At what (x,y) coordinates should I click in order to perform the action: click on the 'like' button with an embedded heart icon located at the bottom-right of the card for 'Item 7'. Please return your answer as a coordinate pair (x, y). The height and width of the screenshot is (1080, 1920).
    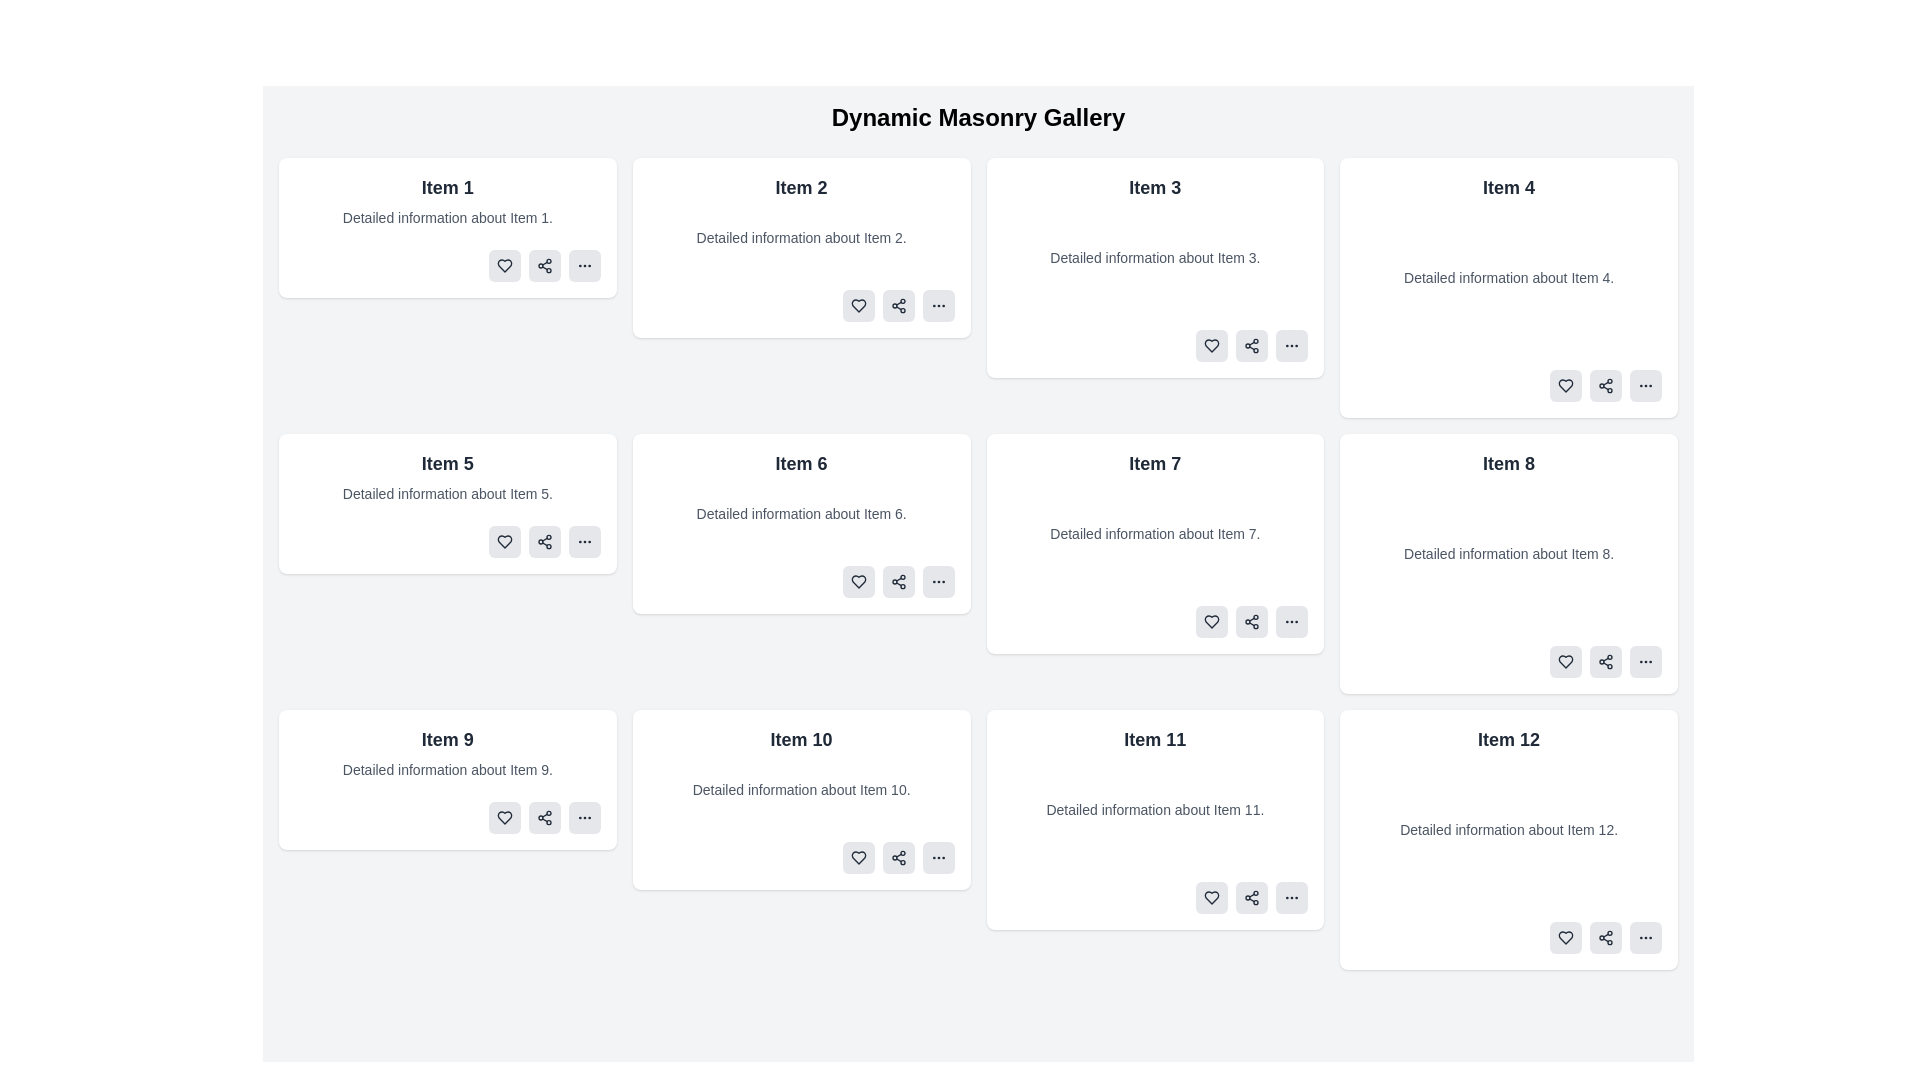
    Looking at the image, I should click on (1211, 620).